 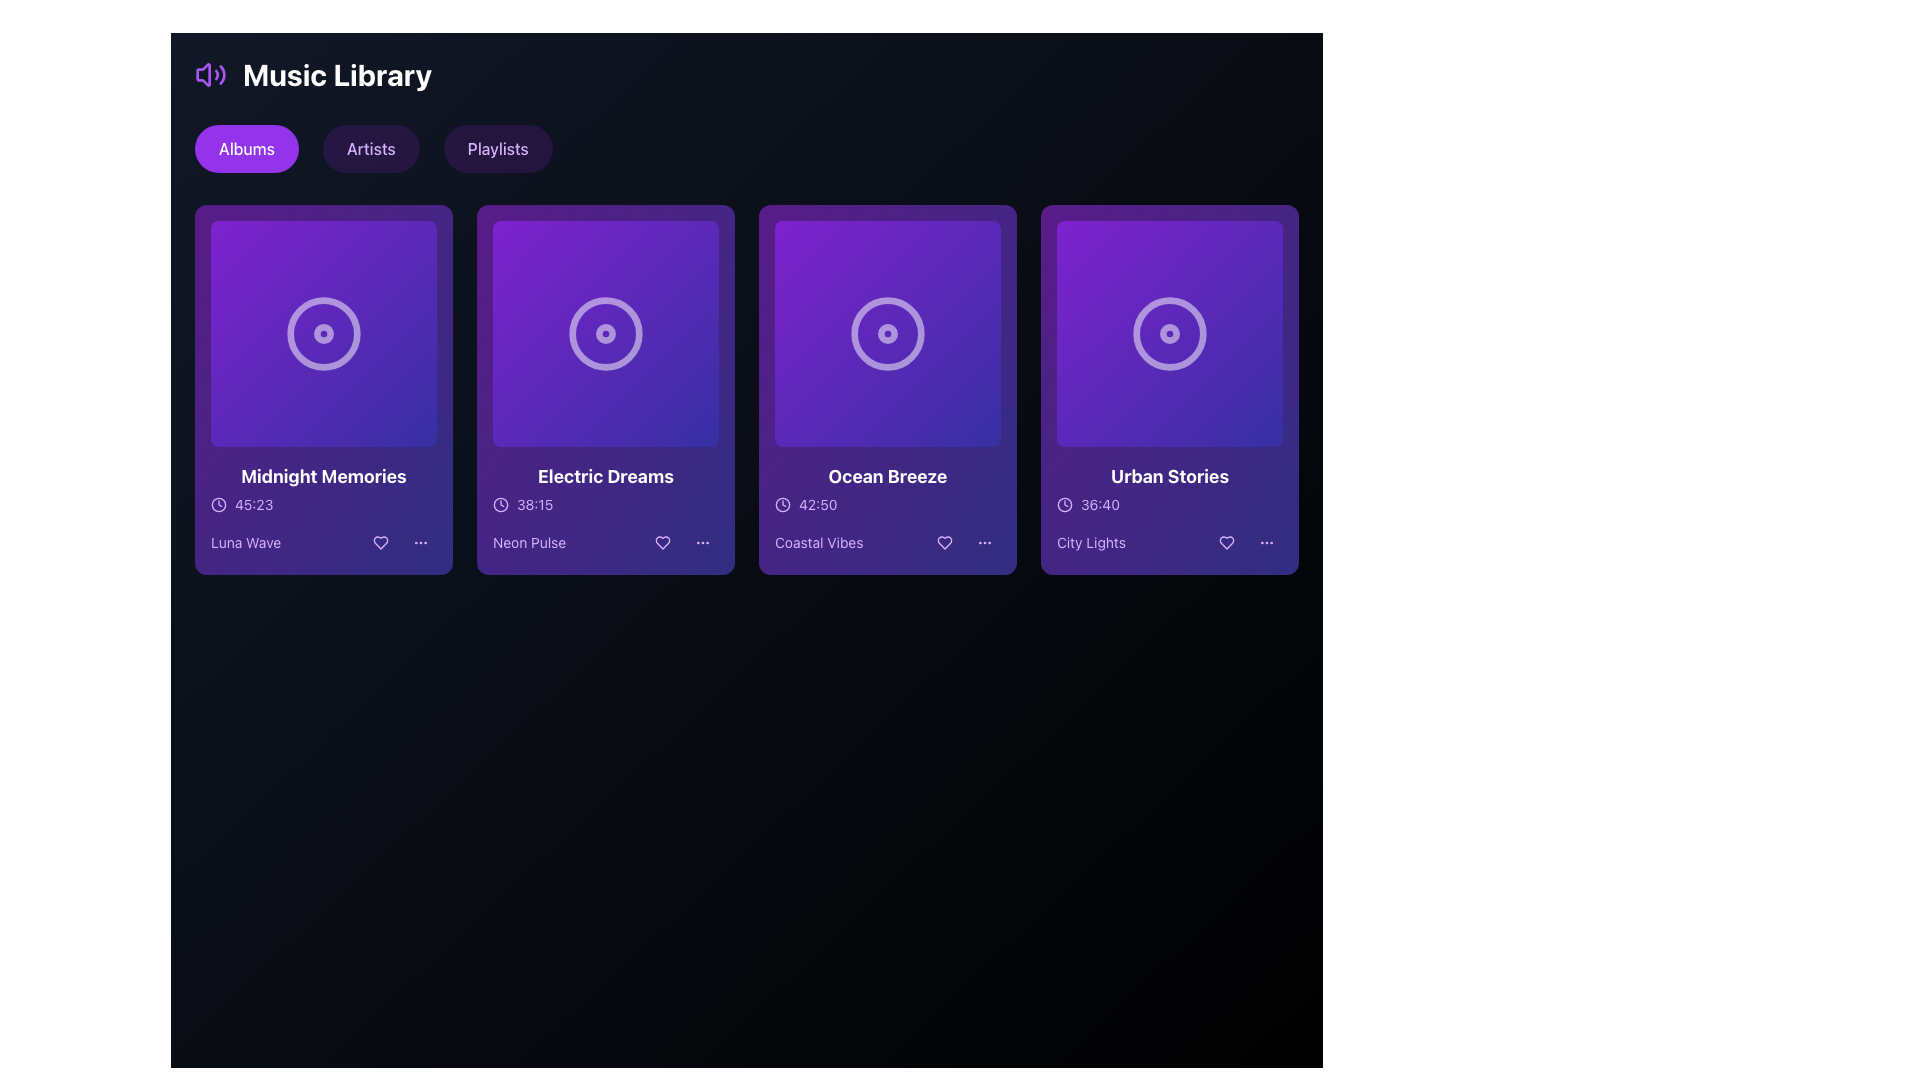 What do you see at coordinates (1170, 333) in the screenshot?
I see `the decorative icon representing a disc or album, located centrally within the fourth card from the left in the row of album cards` at bounding box center [1170, 333].